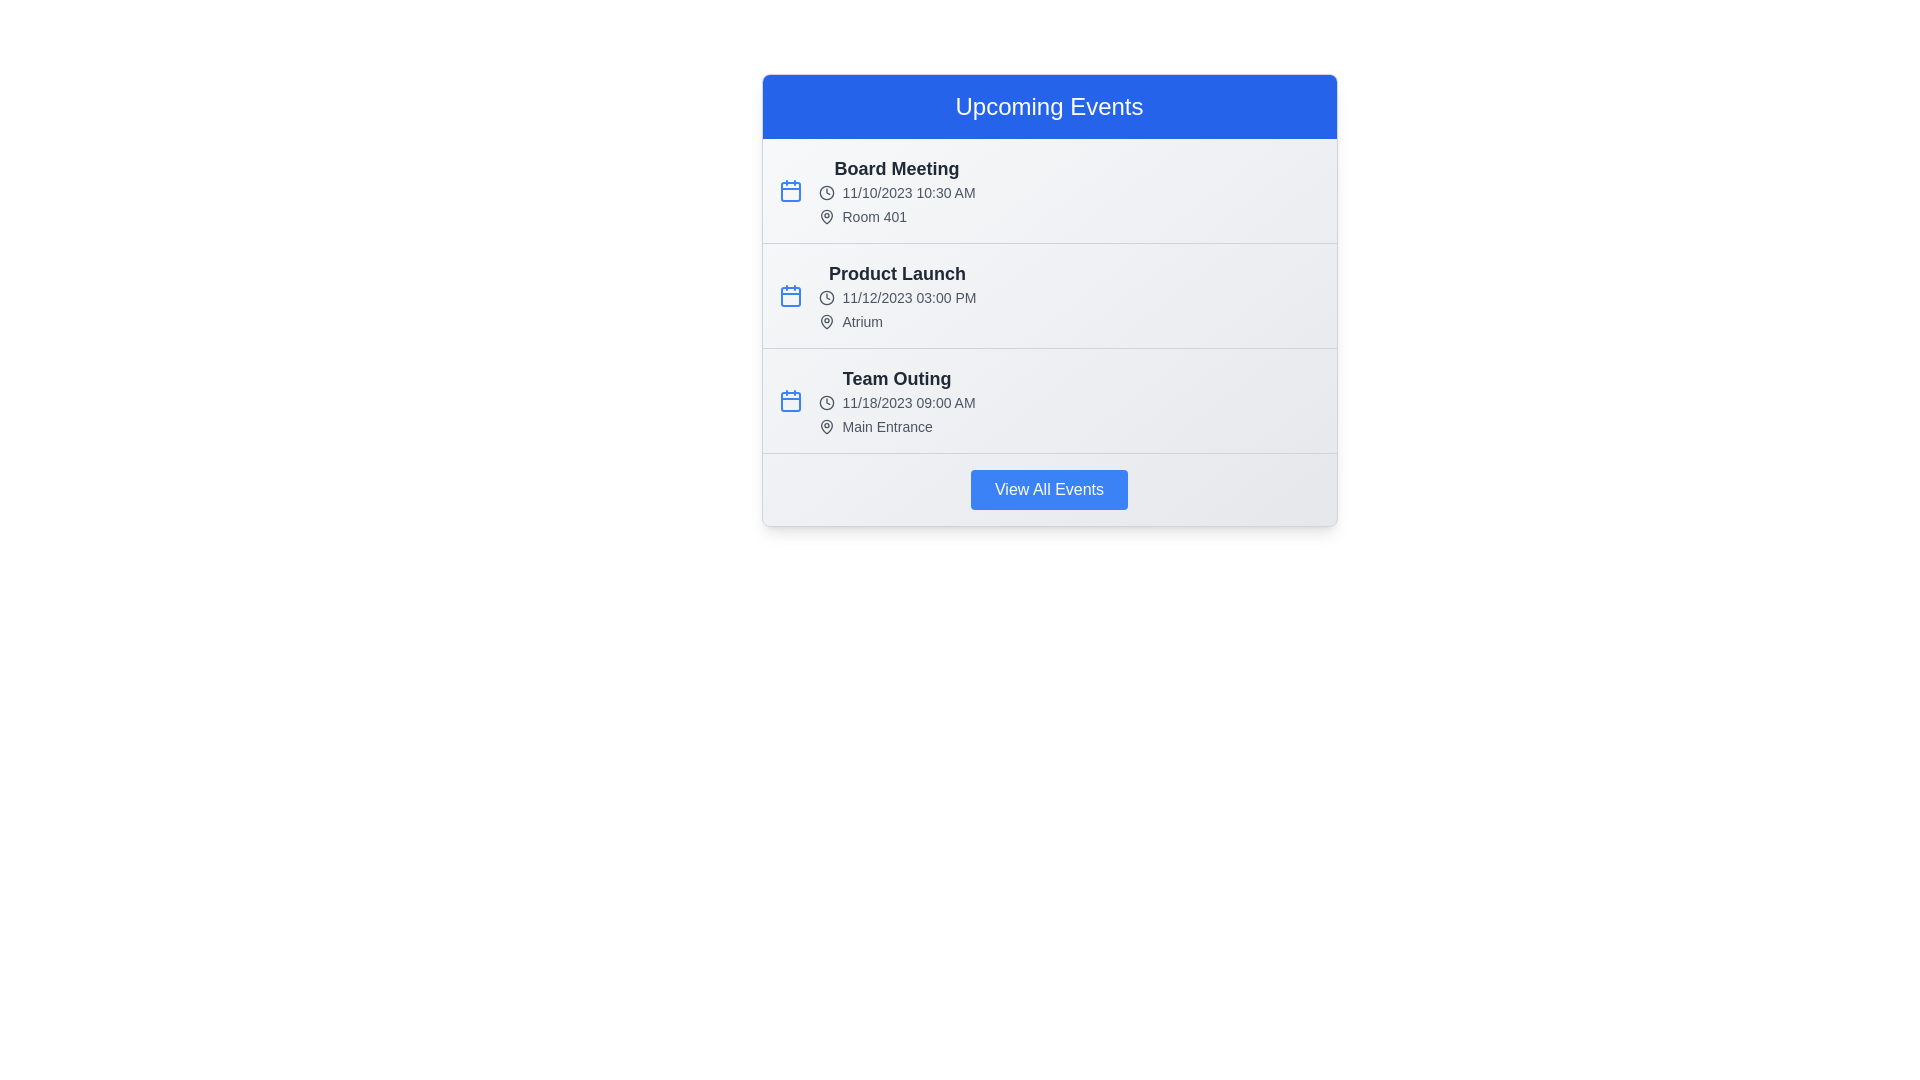 The width and height of the screenshot is (1920, 1080). What do you see at coordinates (826, 320) in the screenshot?
I see `the pin-shaped outline icon located to the left of the text 'Atrium' in the 'Product Launch' event details` at bounding box center [826, 320].